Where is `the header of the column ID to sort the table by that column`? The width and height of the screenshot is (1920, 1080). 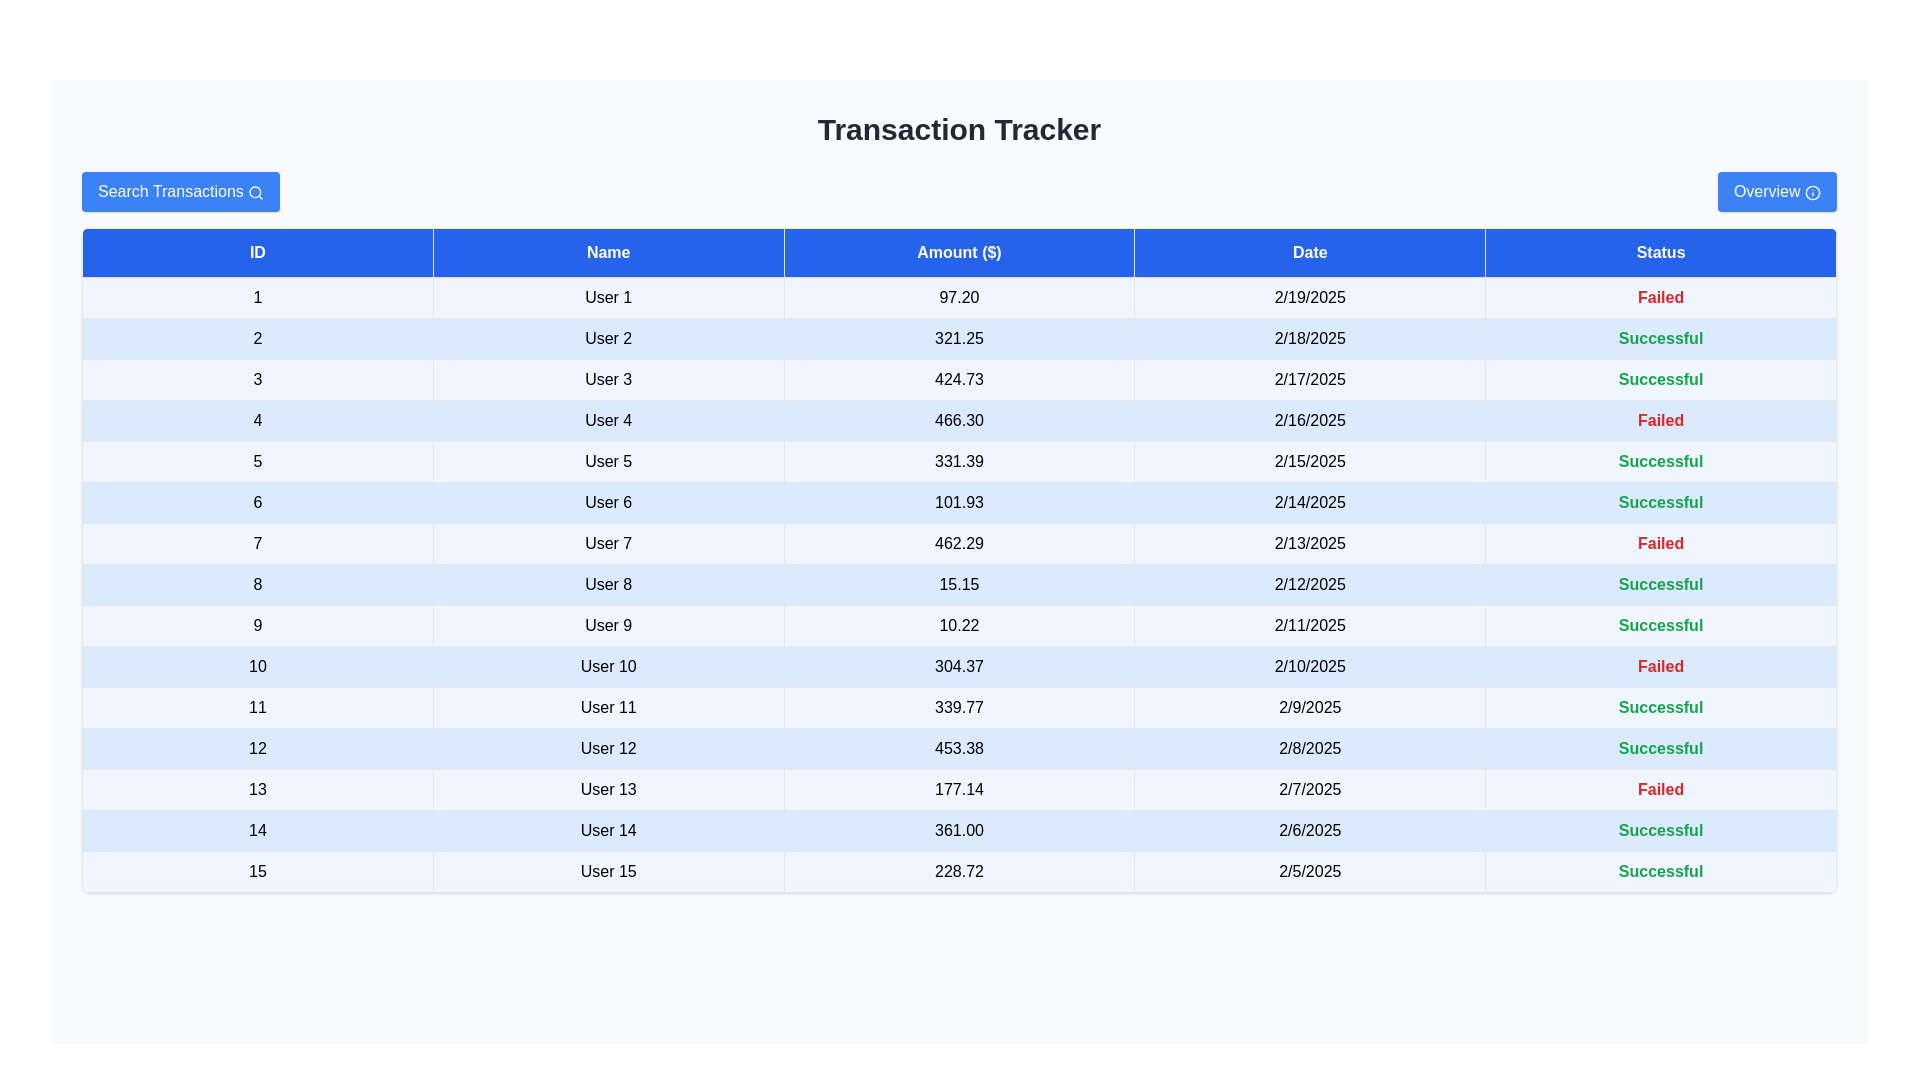 the header of the column ID to sort the table by that column is located at coordinates (256, 252).